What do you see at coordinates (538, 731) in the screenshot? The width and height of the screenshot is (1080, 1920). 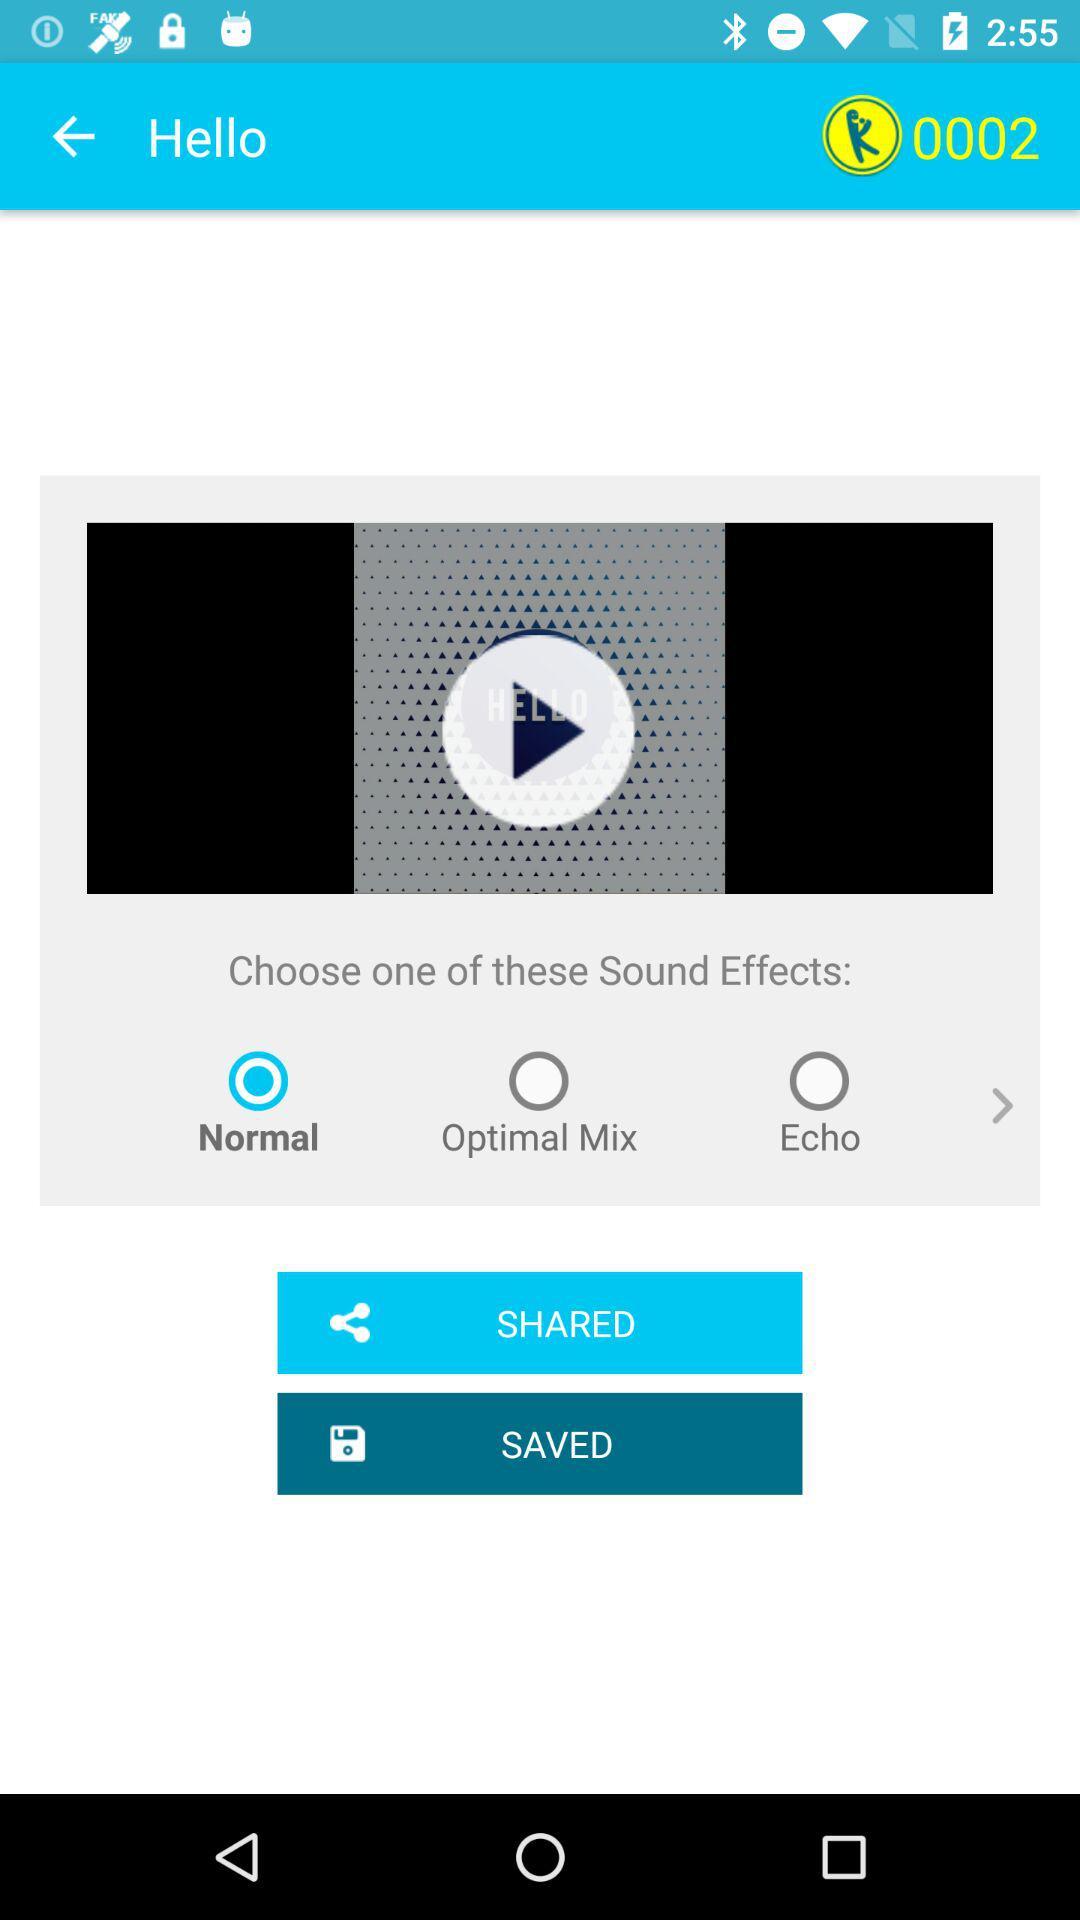 I see `item above choose one of icon` at bounding box center [538, 731].